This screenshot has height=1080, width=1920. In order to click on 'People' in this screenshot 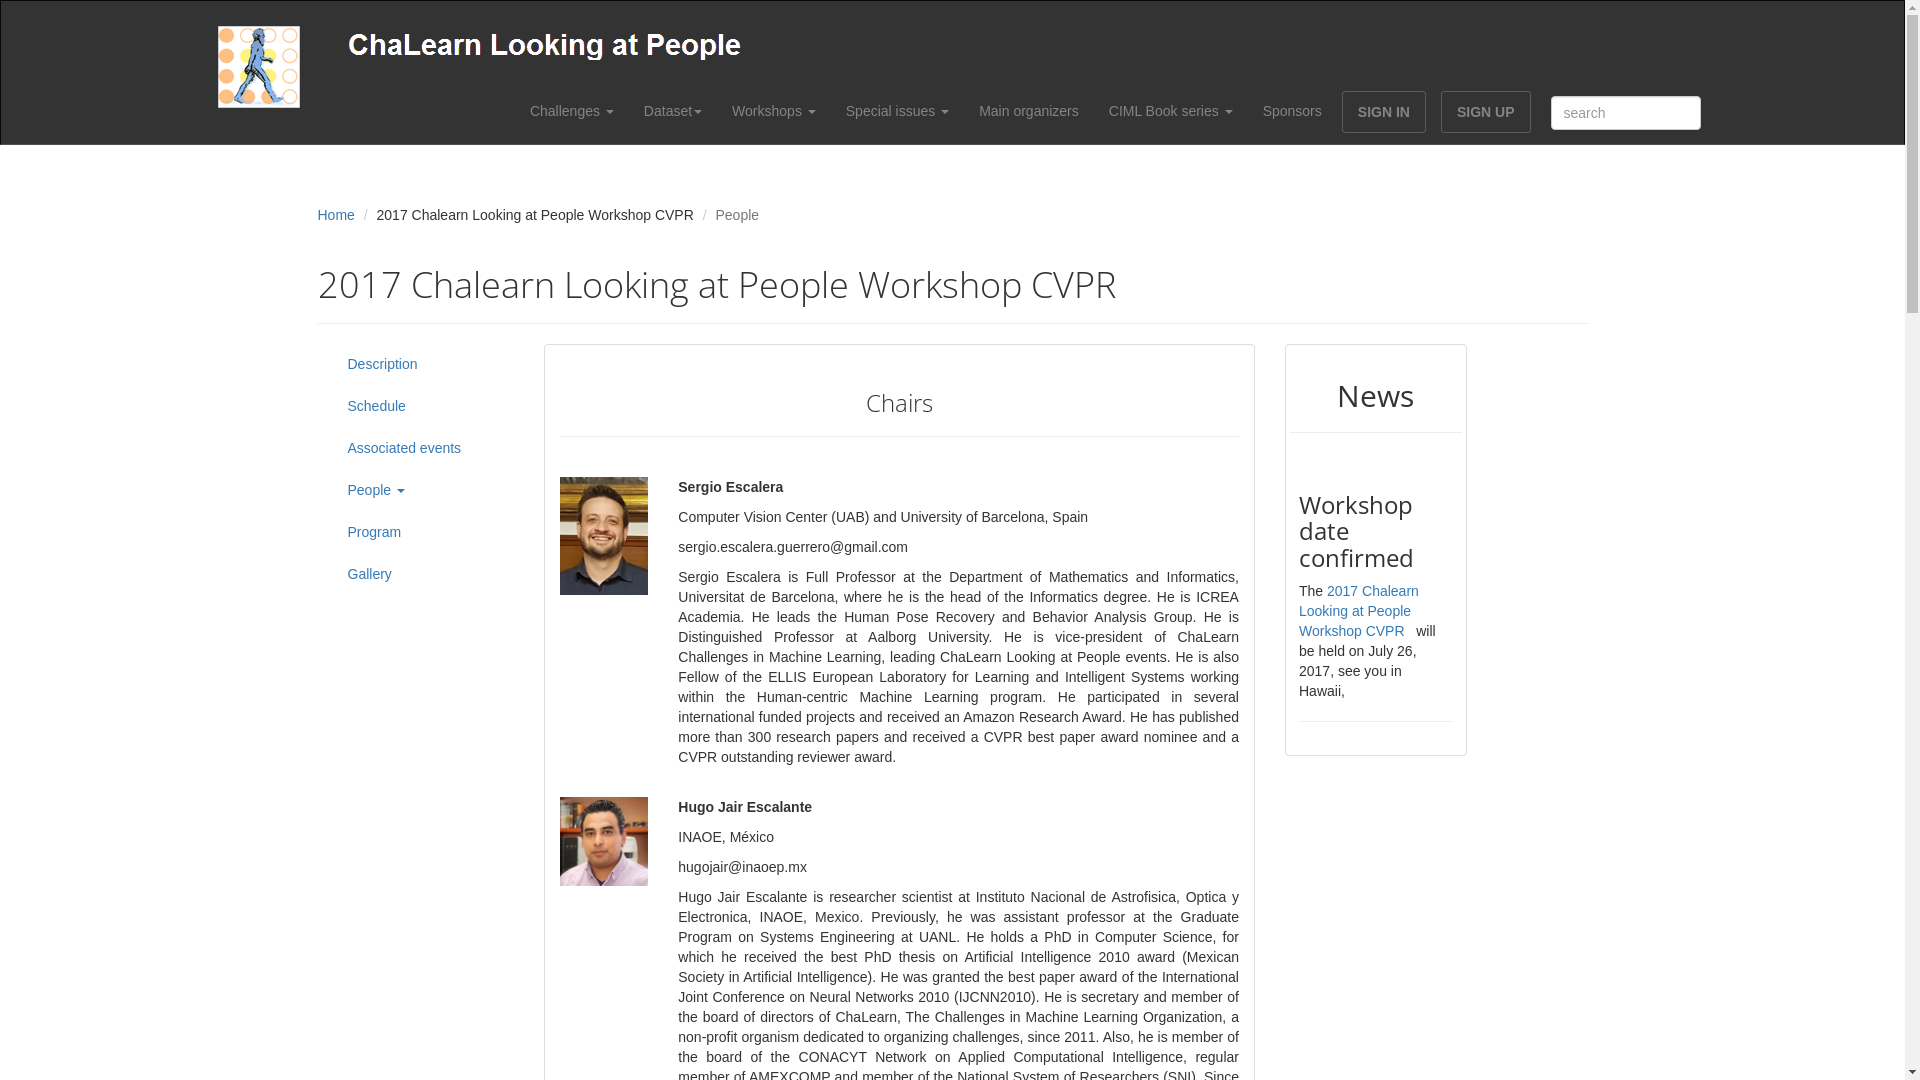, I will do `click(421, 489)`.